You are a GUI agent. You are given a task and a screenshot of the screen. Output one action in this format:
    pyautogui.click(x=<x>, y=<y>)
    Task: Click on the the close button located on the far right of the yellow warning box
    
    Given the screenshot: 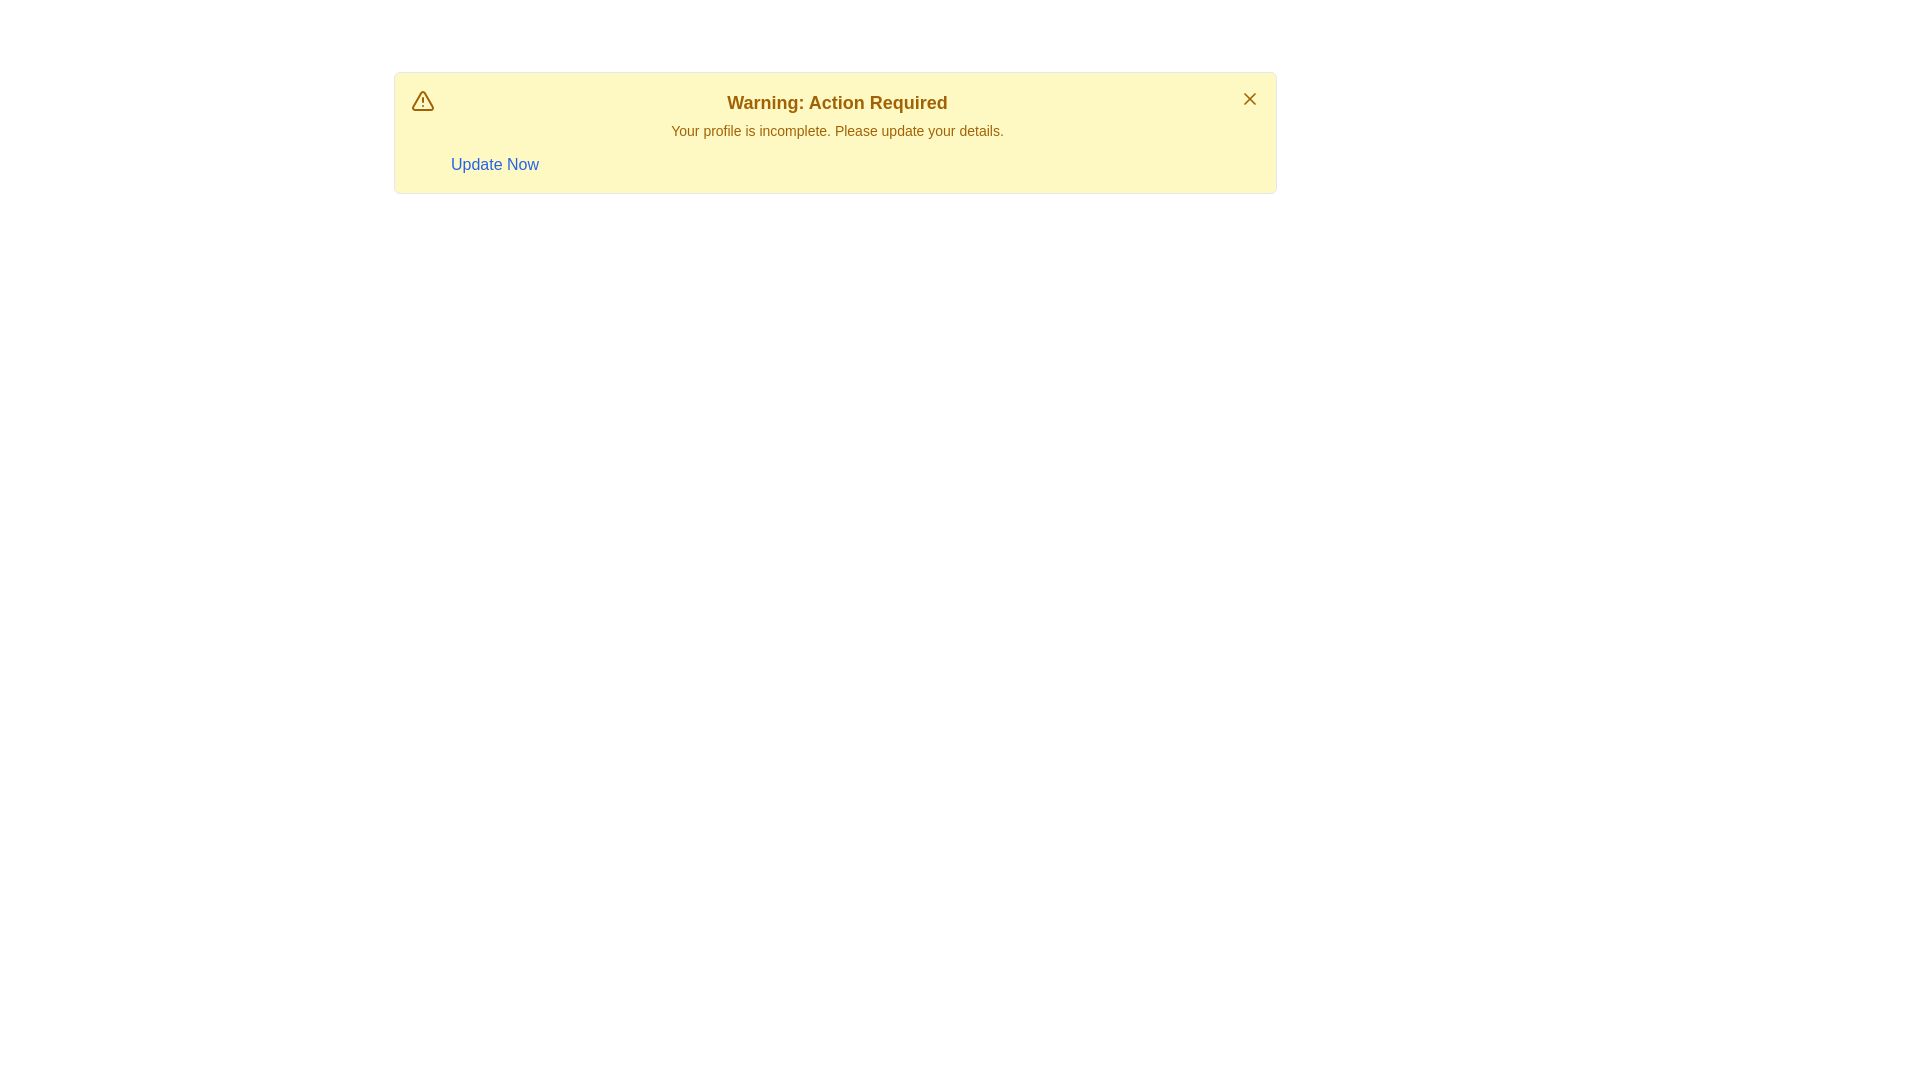 What is the action you would take?
    pyautogui.click(x=1248, y=99)
    